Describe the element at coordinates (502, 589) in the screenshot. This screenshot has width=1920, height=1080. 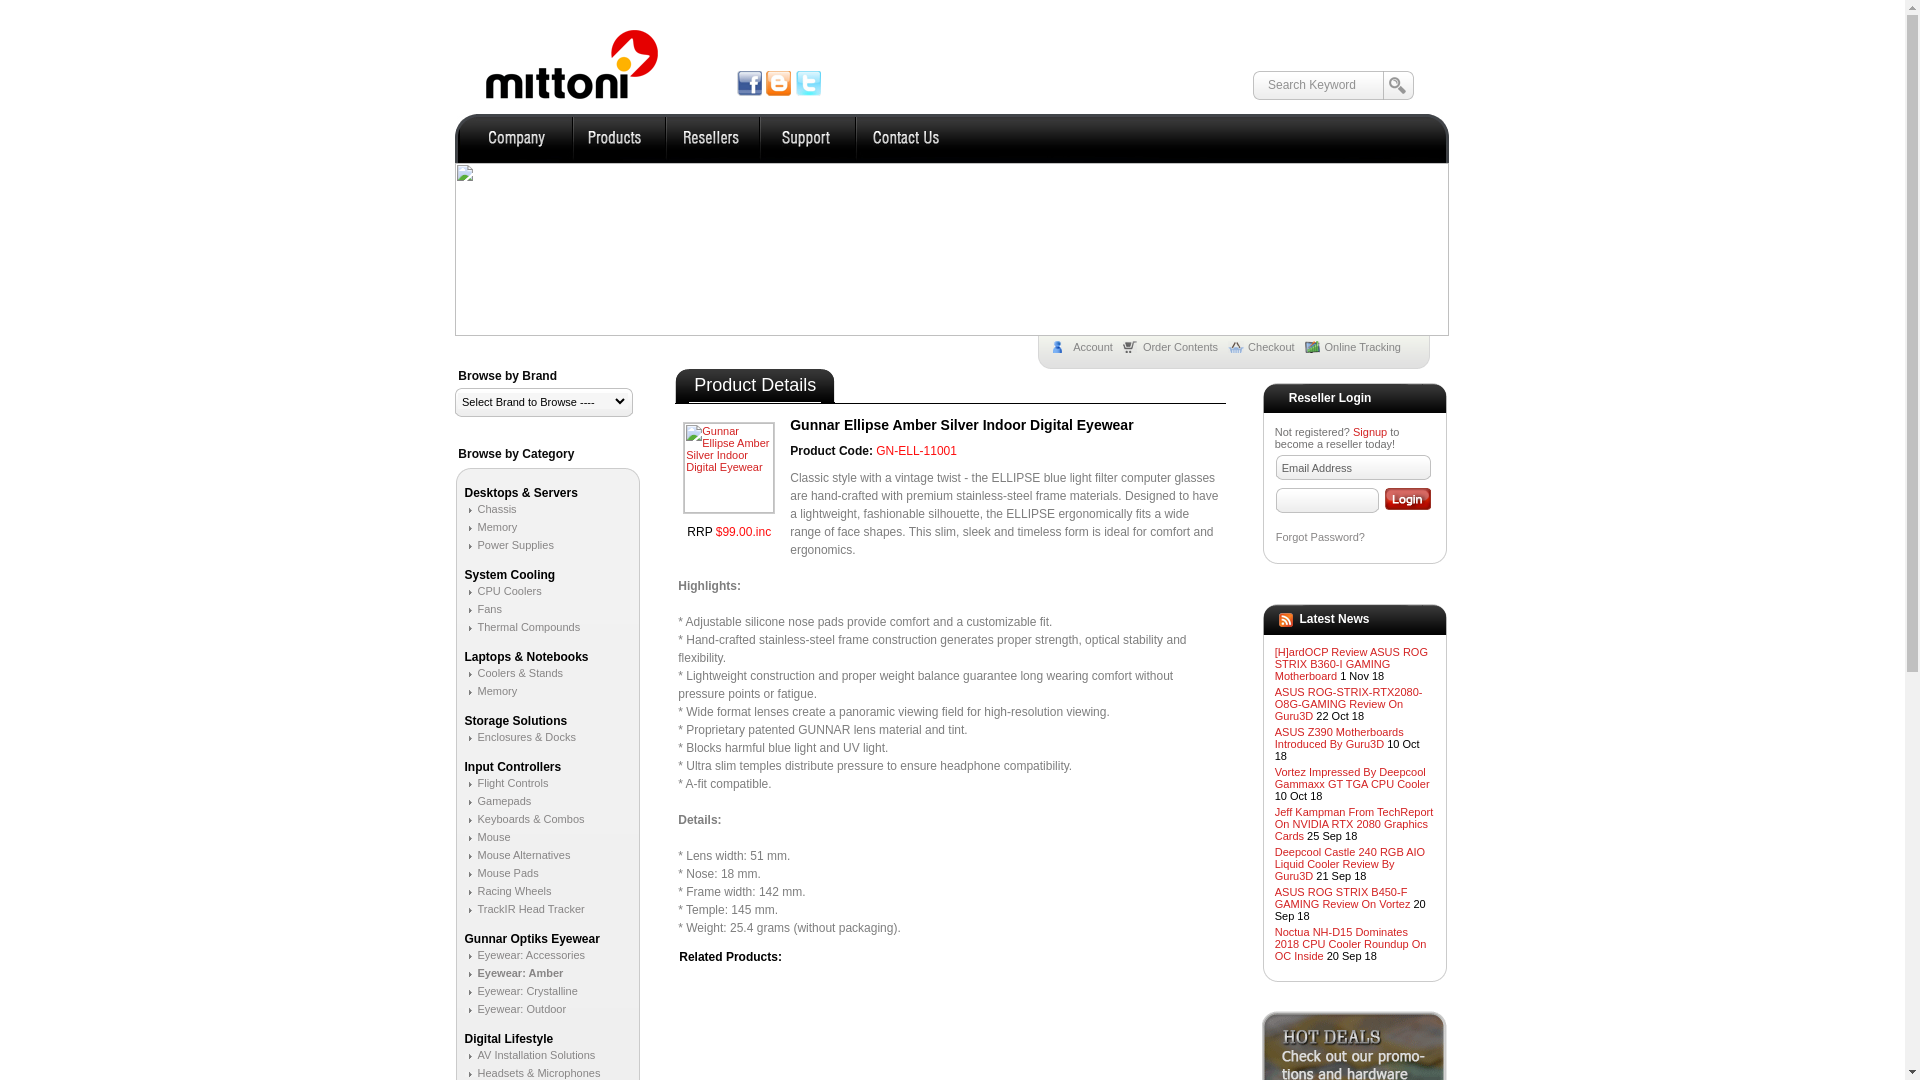
I see `'CPU Coolers'` at that location.